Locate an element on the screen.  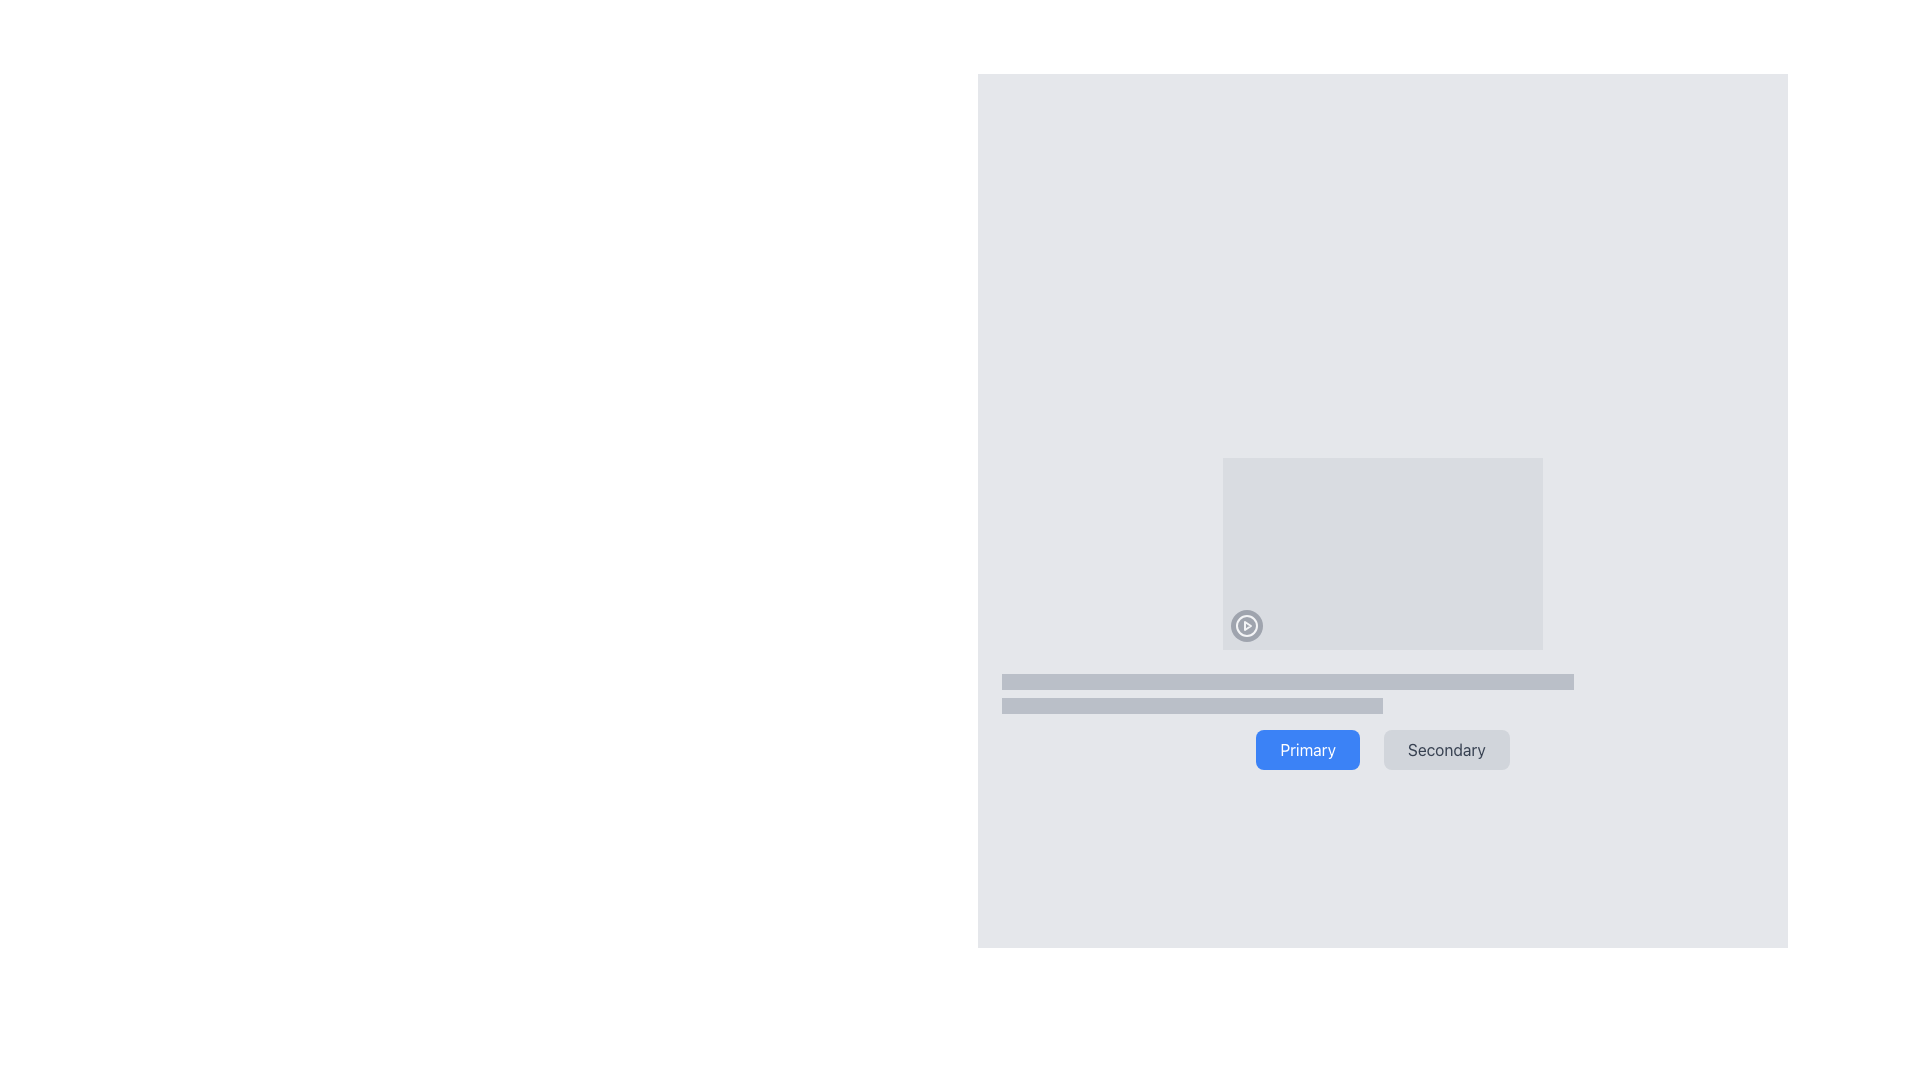
the primary action button located in the bottom portion of the interface is located at coordinates (1308, 749).